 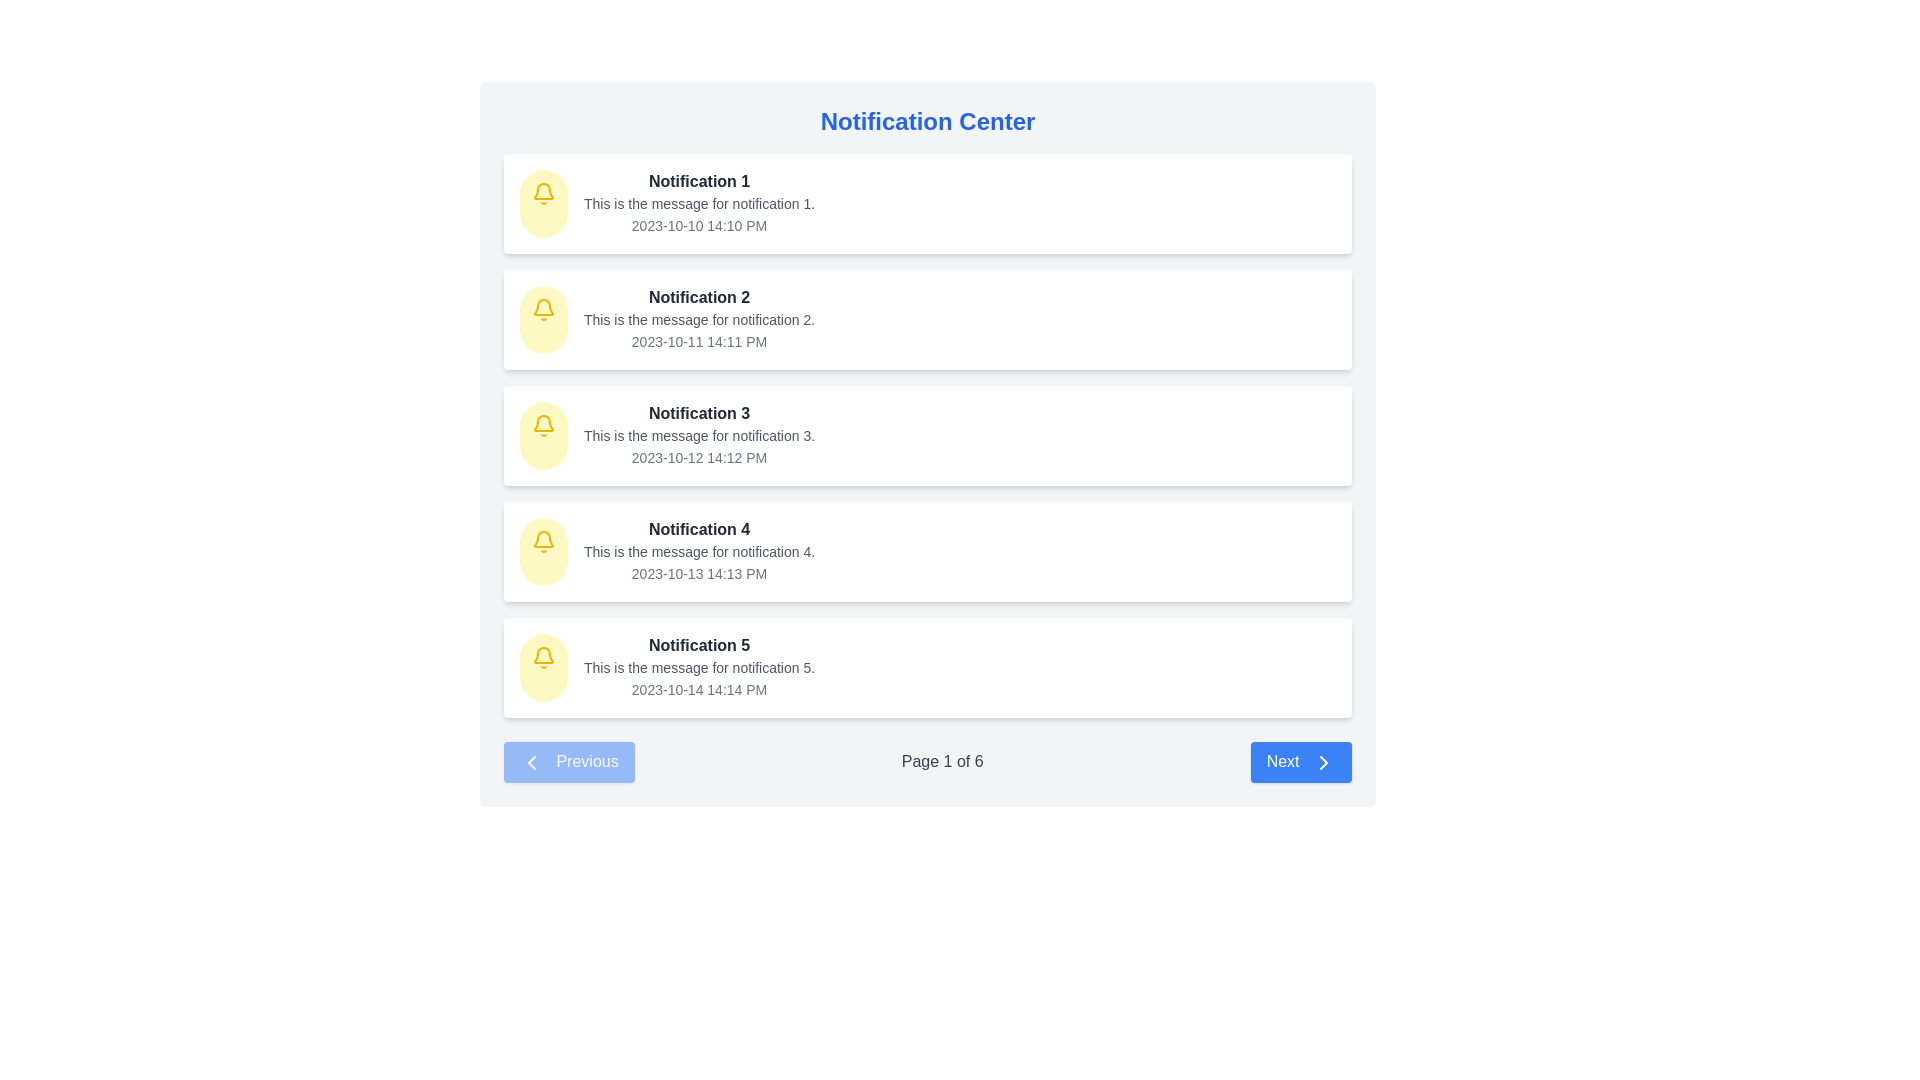 I want to click on the bold dark gray text label displaying 'Notification 5' at the top of the notification card, which is the fifth entry in the Notification Center panel, so click(x=699, y=645).